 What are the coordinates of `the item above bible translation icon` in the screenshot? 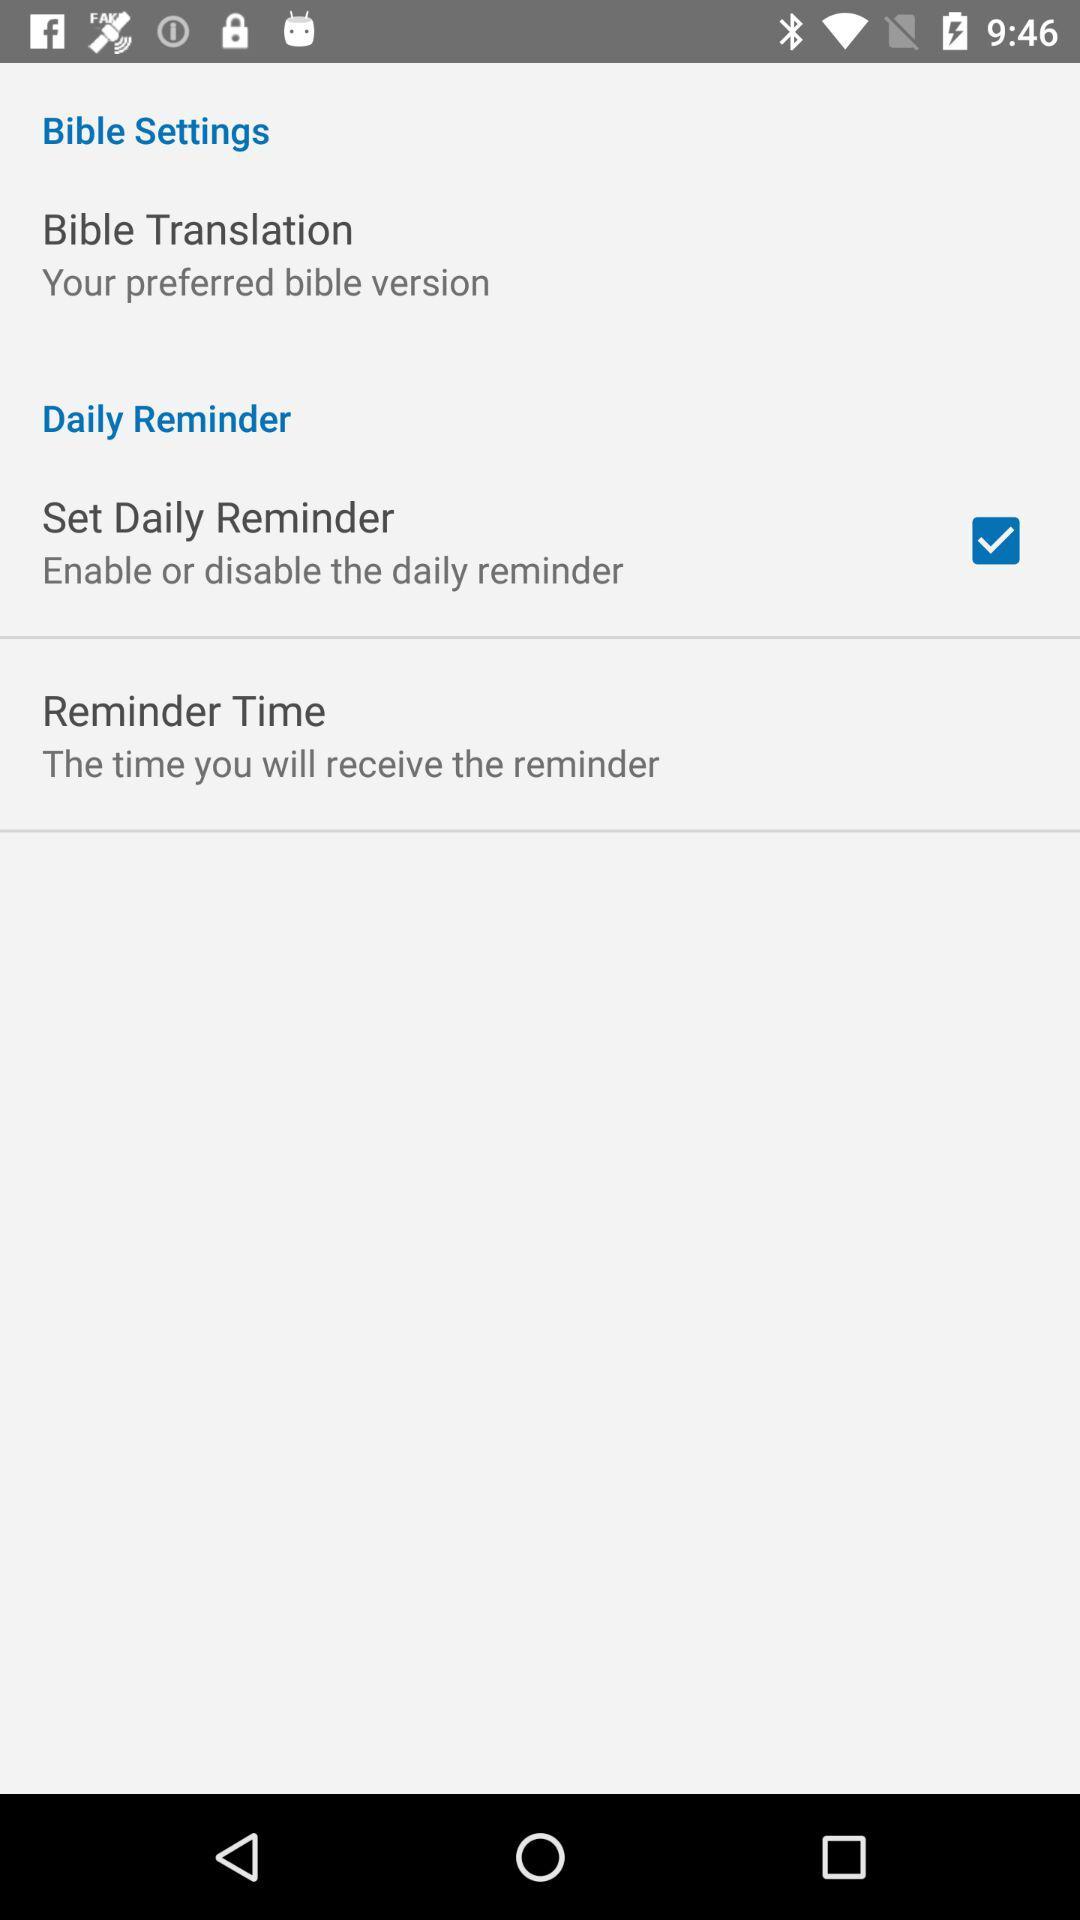 It's located at (540, 107).